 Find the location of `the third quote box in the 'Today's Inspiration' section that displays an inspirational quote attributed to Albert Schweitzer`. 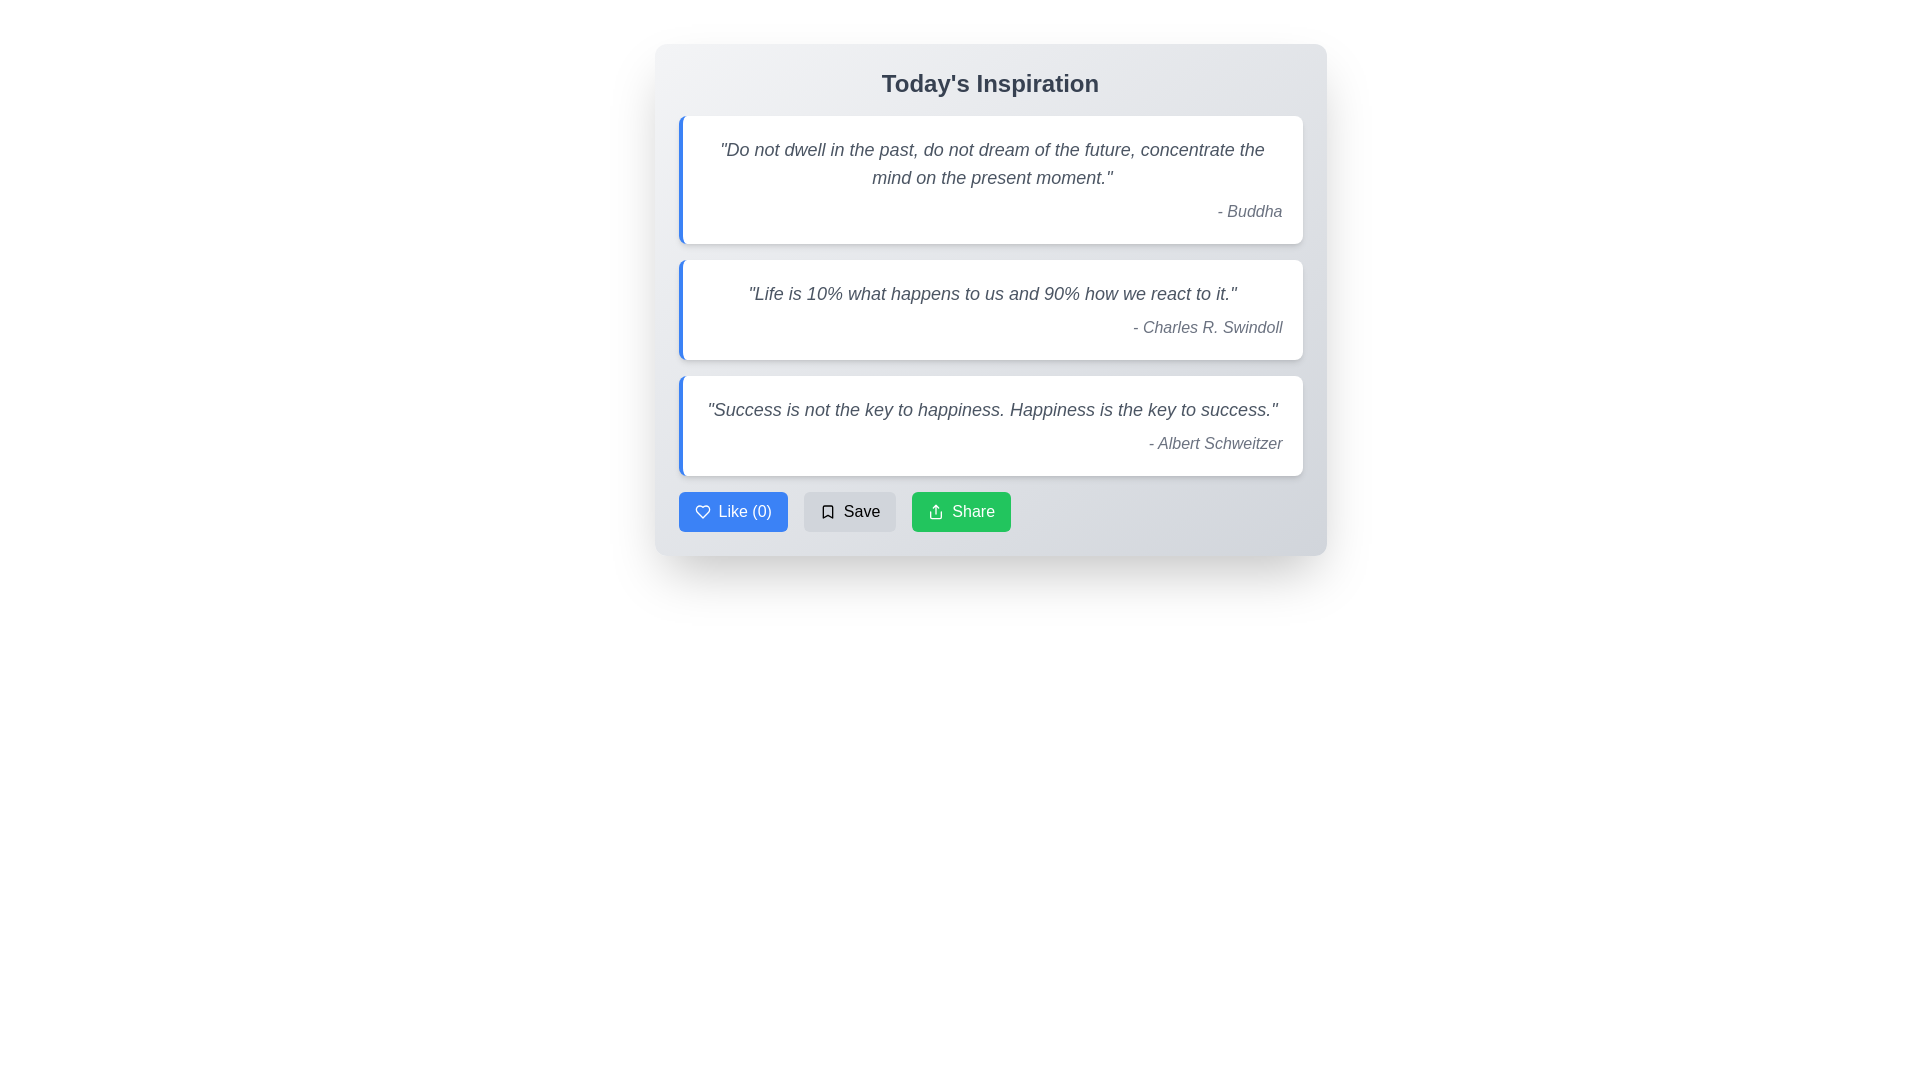

the third quote box in the 'Today's Inspiration' section that displays an inspirational quote attributed to Albert Schweitzer is located at coordinates (990, 424).